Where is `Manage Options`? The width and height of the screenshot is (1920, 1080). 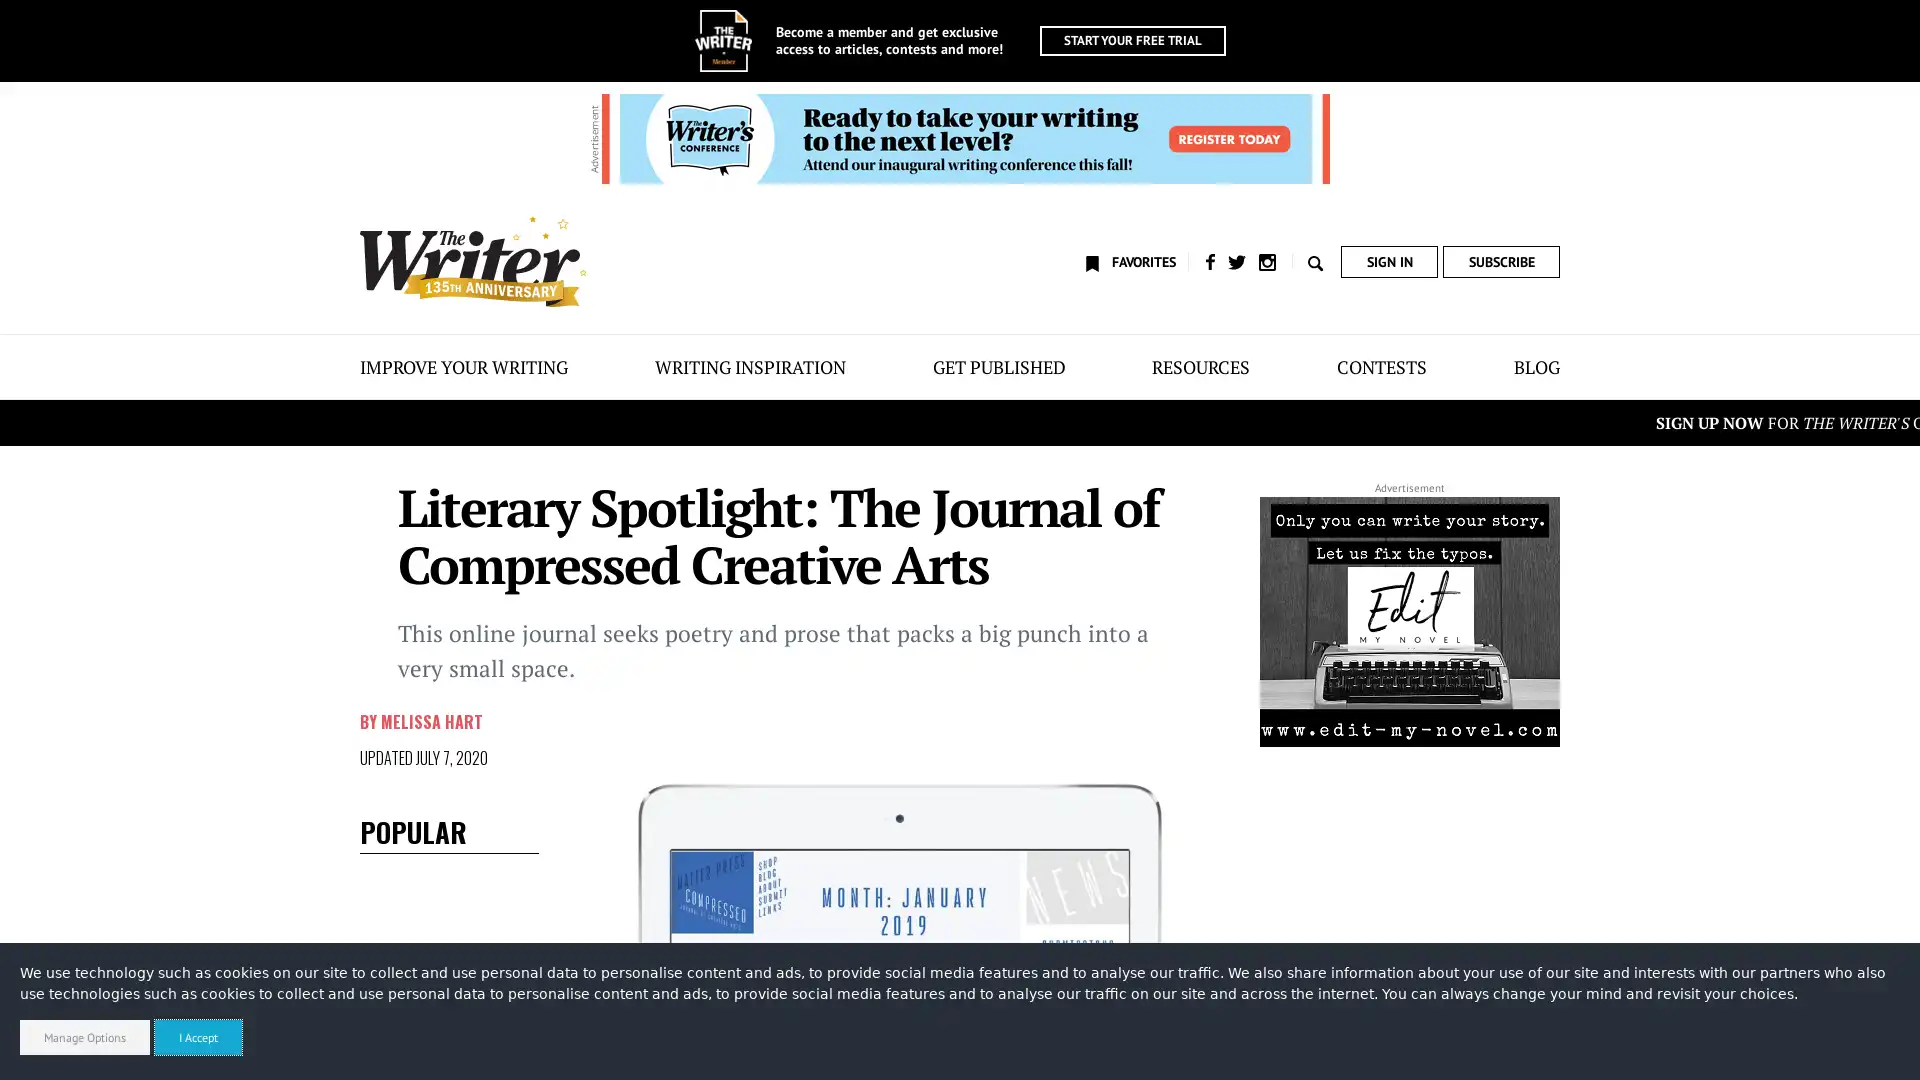 Manage Options is located at coordinates (84, 1036).